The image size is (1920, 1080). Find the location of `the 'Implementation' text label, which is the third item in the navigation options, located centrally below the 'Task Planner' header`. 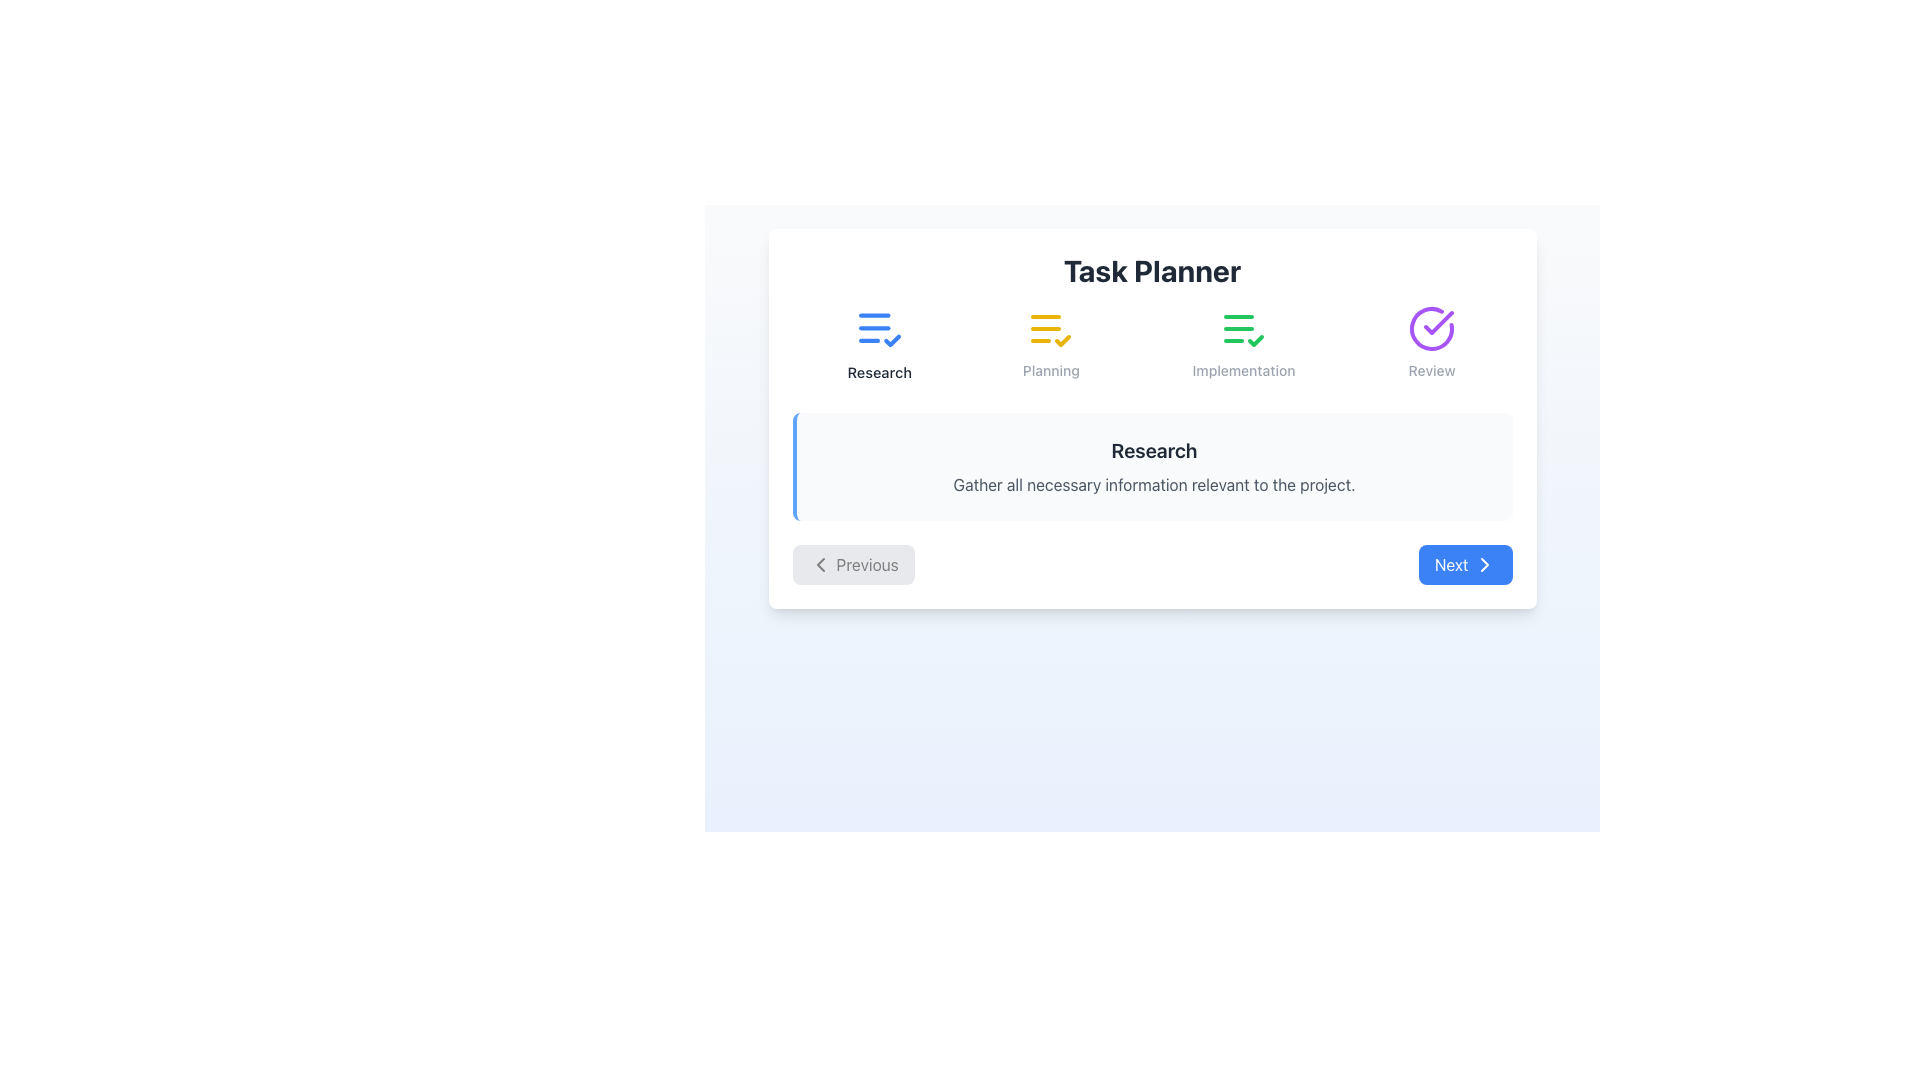

the 'Implementation' text label, which is the third item in the navigation options, located centrally below the 'Task Planner' header is located at coordinates (1242, 370).